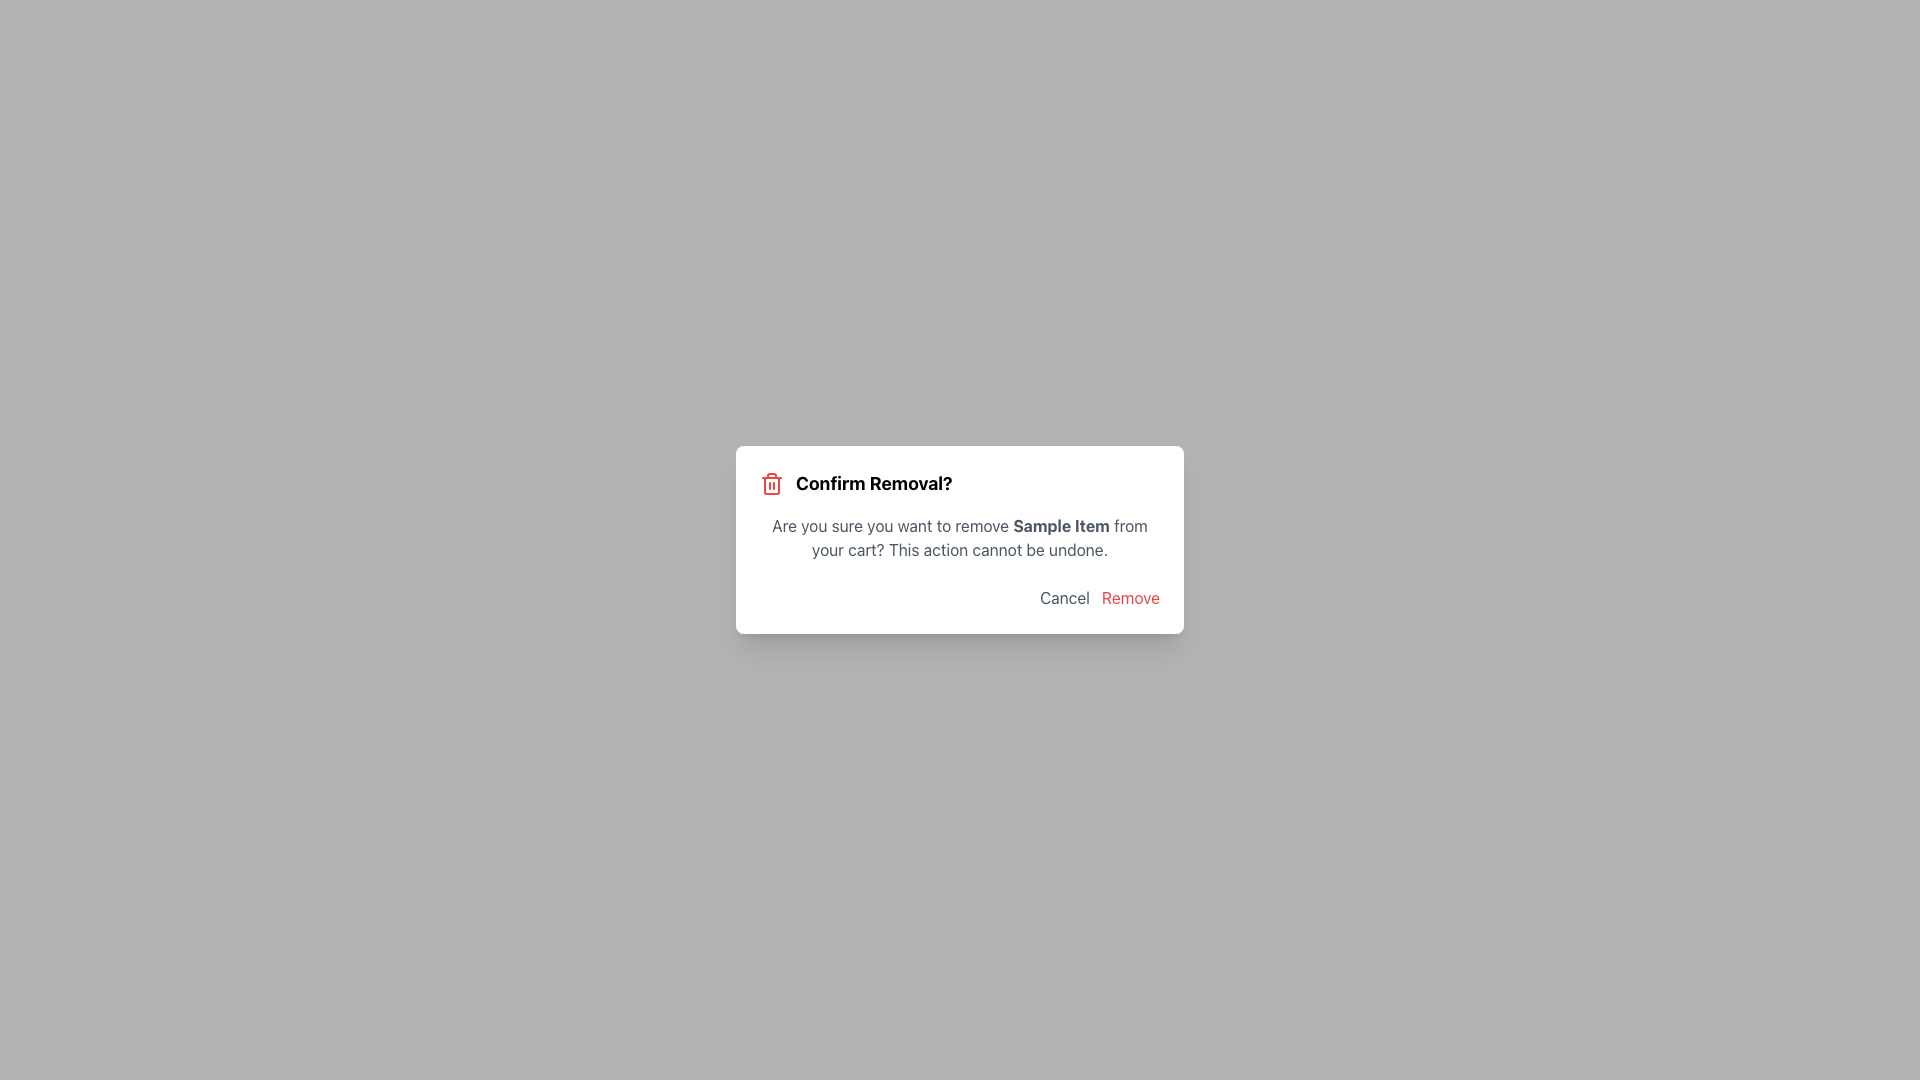 This screenshot has height=1080, width=1920. I want to click on the trash bin icon representing the delete functionality in the modal window titled 'Confirm Removal?', so click(771, 486).